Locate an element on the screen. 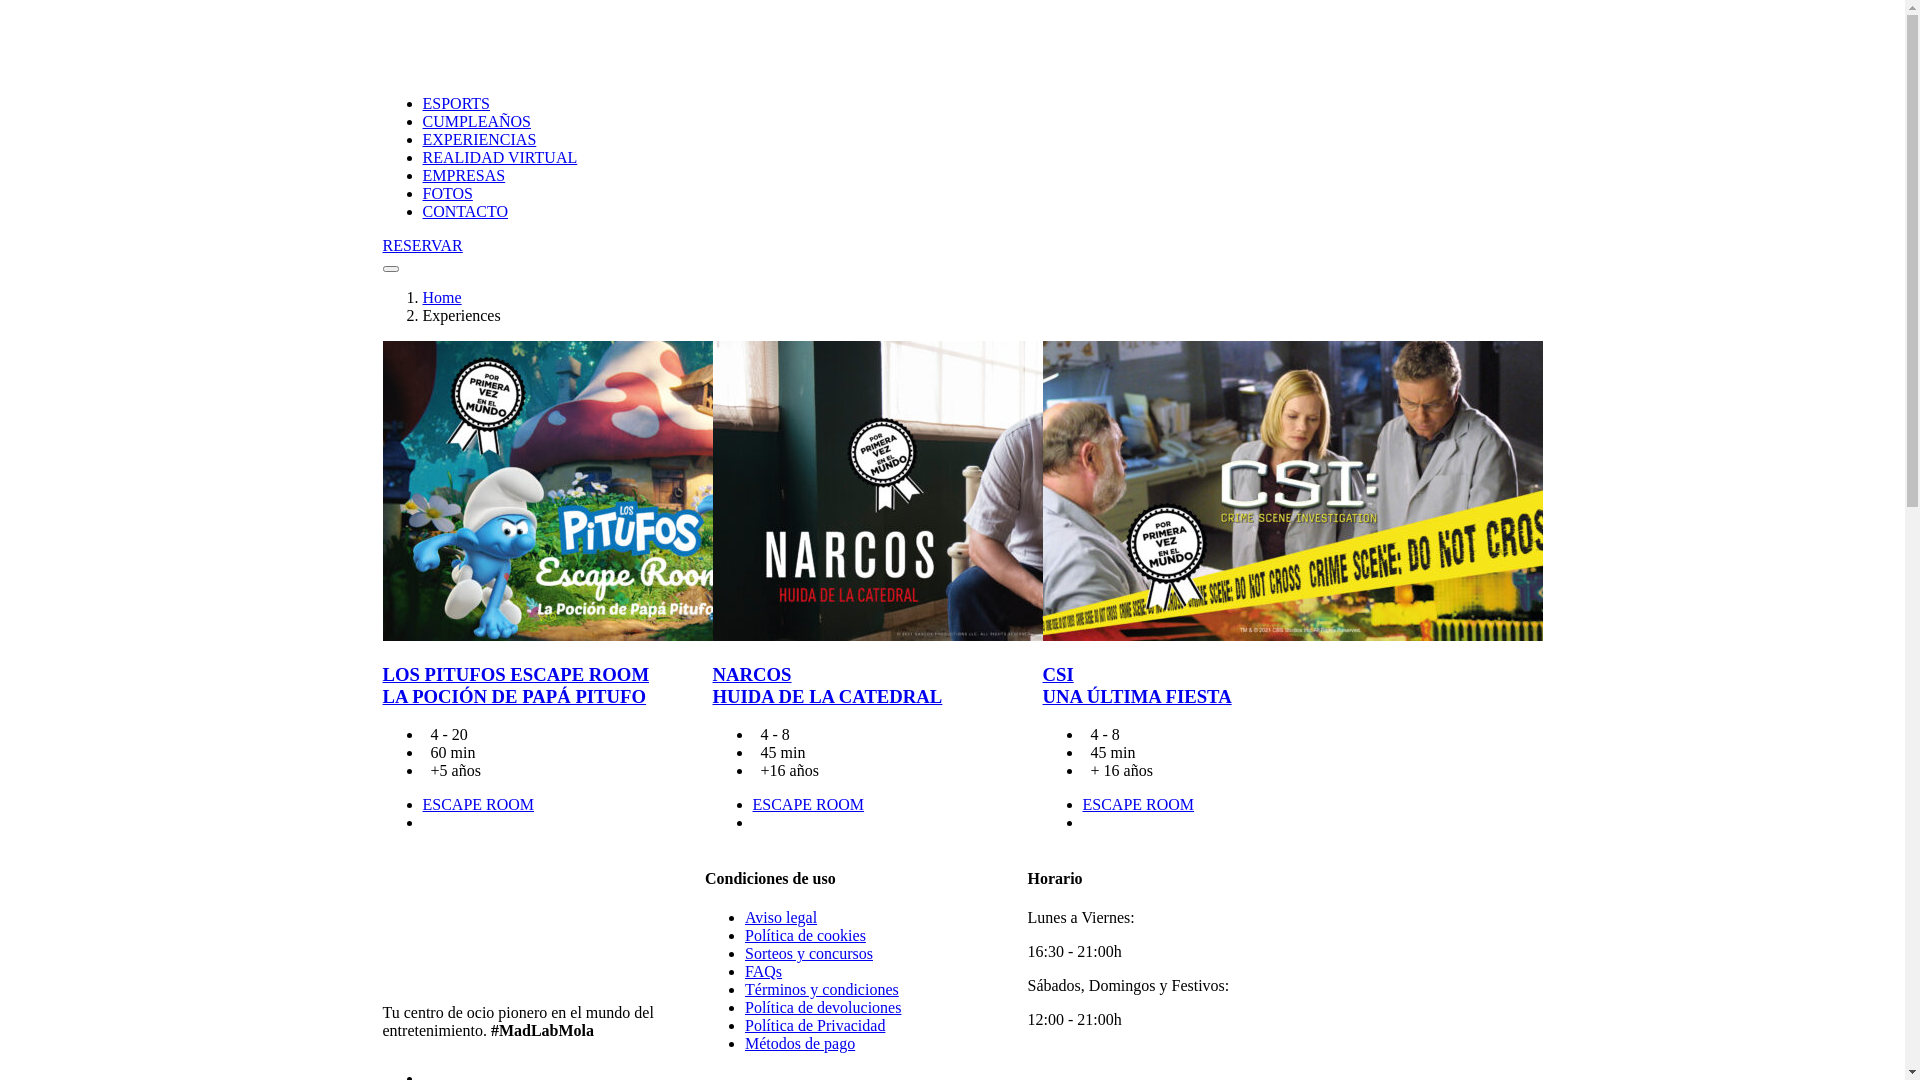  'ESCAPE ROOM' is located at coordinates (1137, 803).